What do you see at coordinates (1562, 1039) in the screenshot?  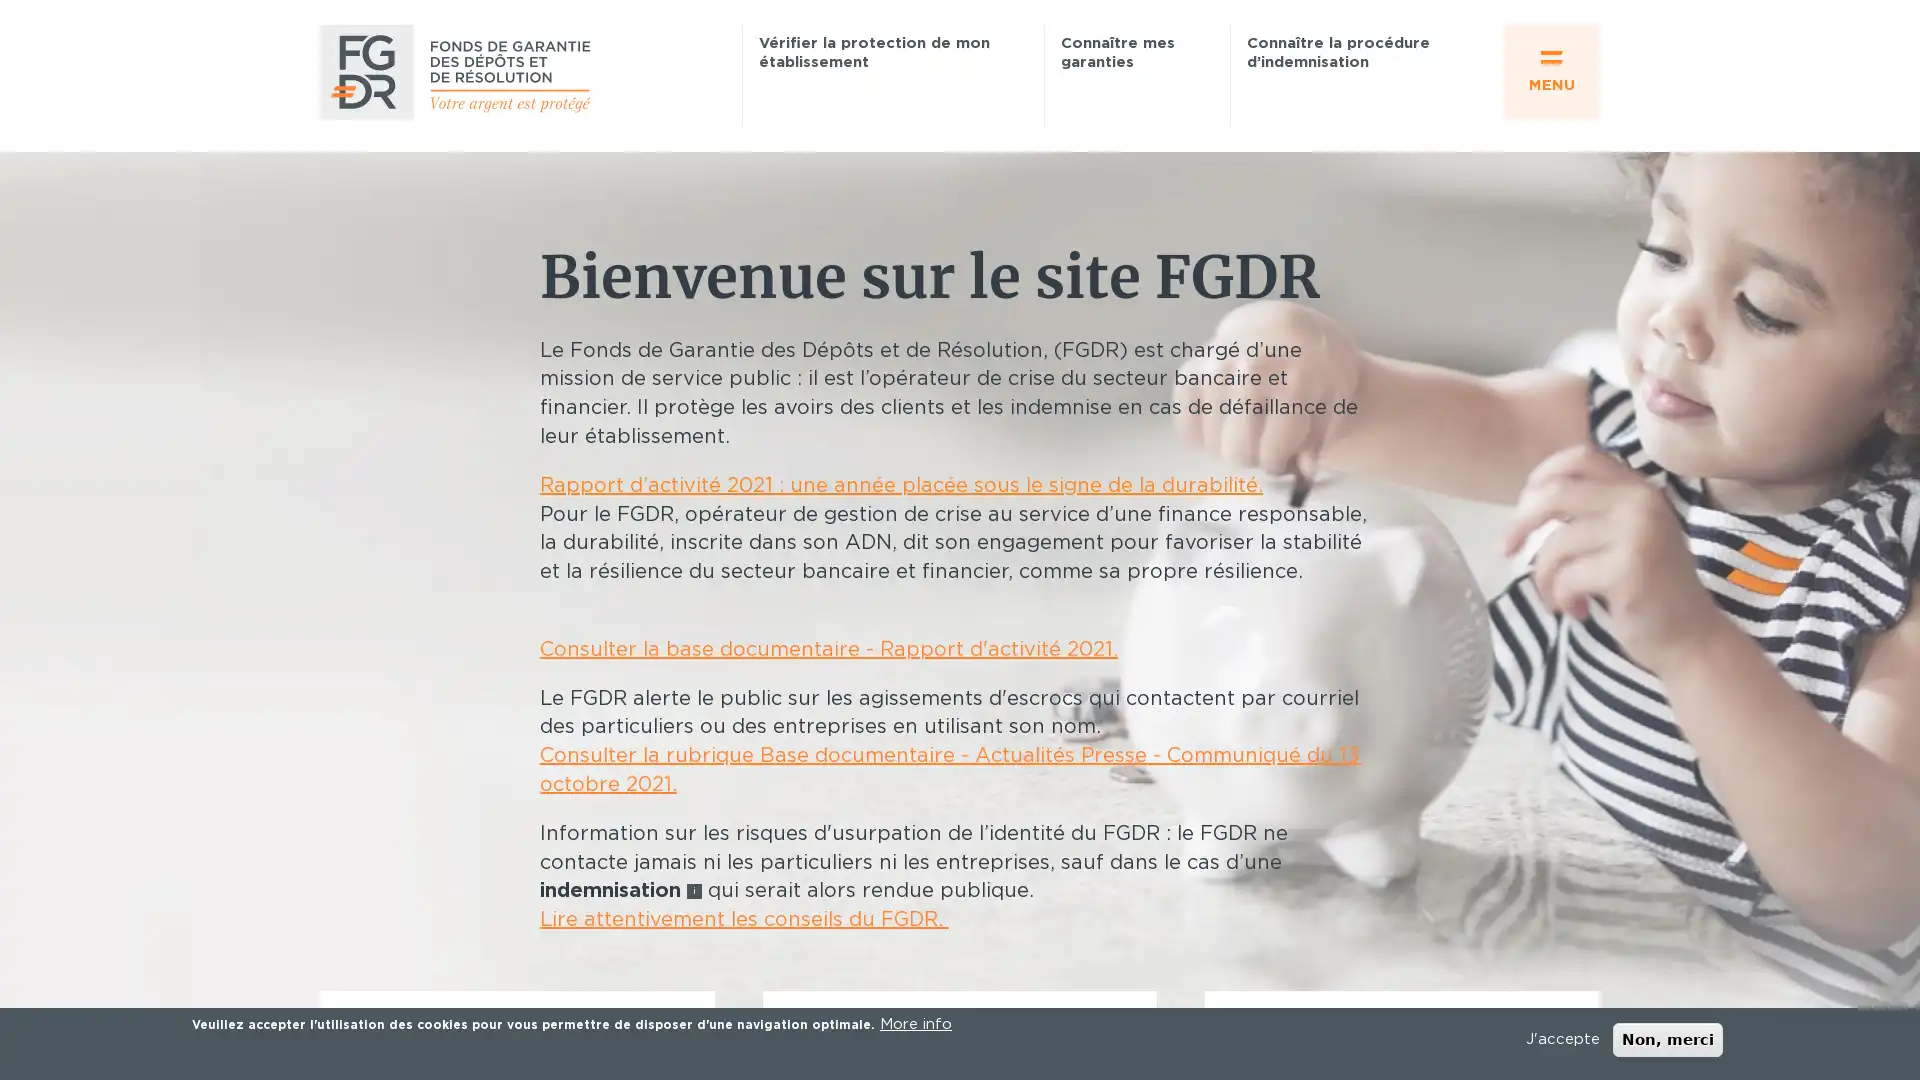 I see `J'accepte` at bounding box center [1562, 1039].